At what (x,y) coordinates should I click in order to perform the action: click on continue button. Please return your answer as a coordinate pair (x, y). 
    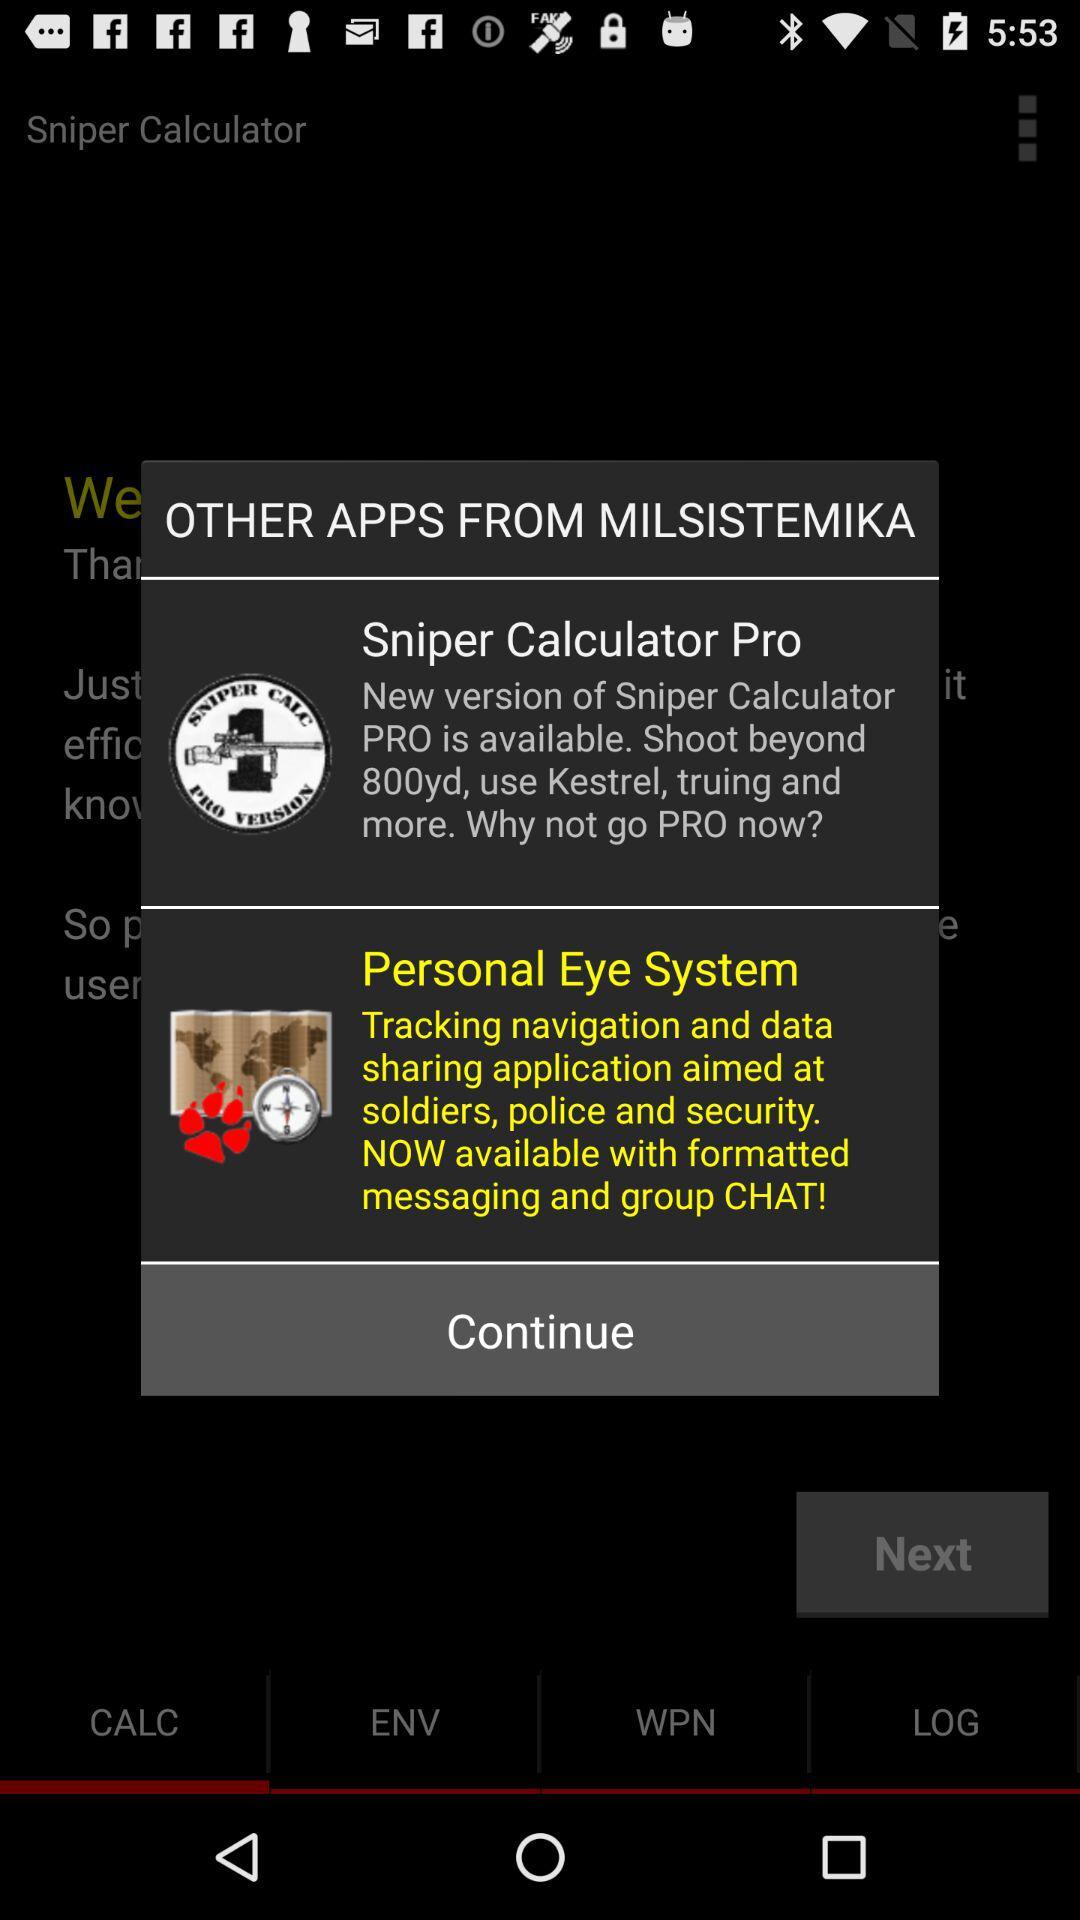
    Looking at the image, I should click on (540, 1330).